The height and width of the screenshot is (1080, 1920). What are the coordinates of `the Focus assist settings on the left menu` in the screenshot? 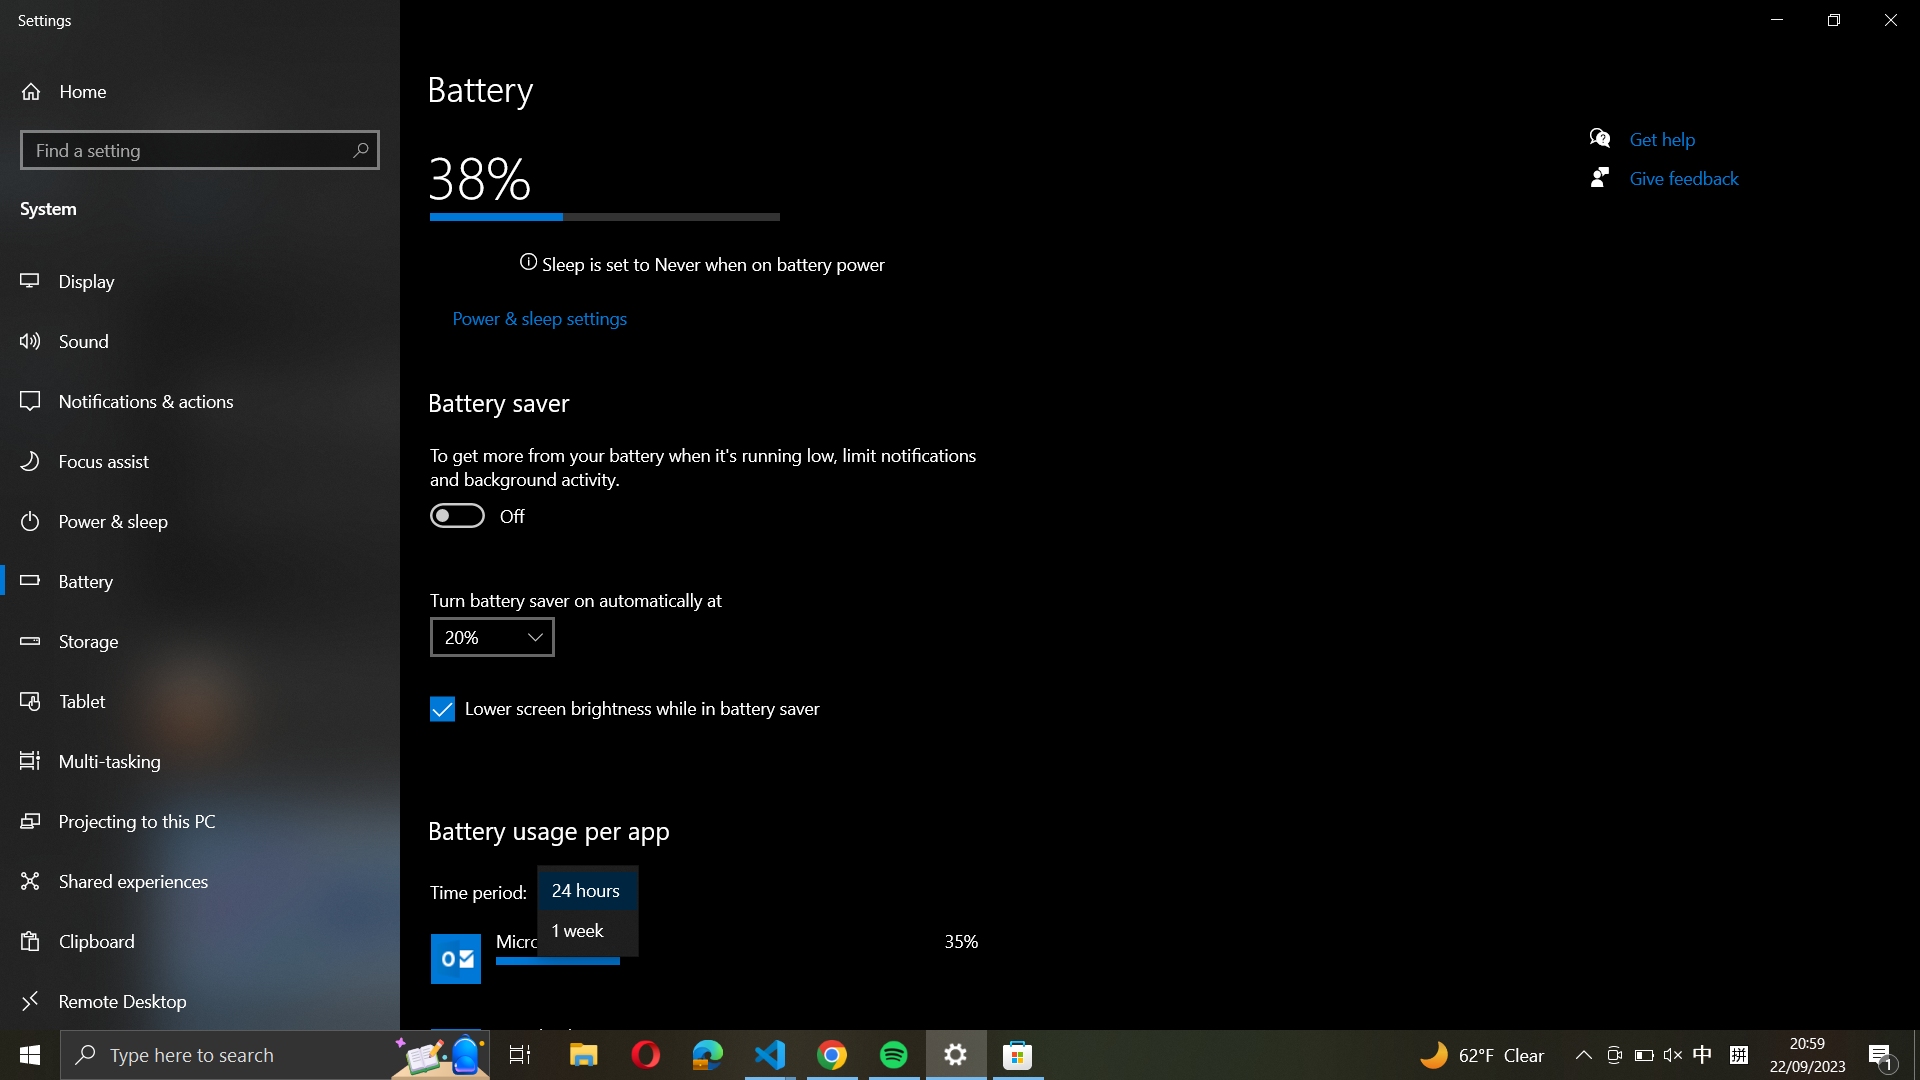 It's located at (202, 462).